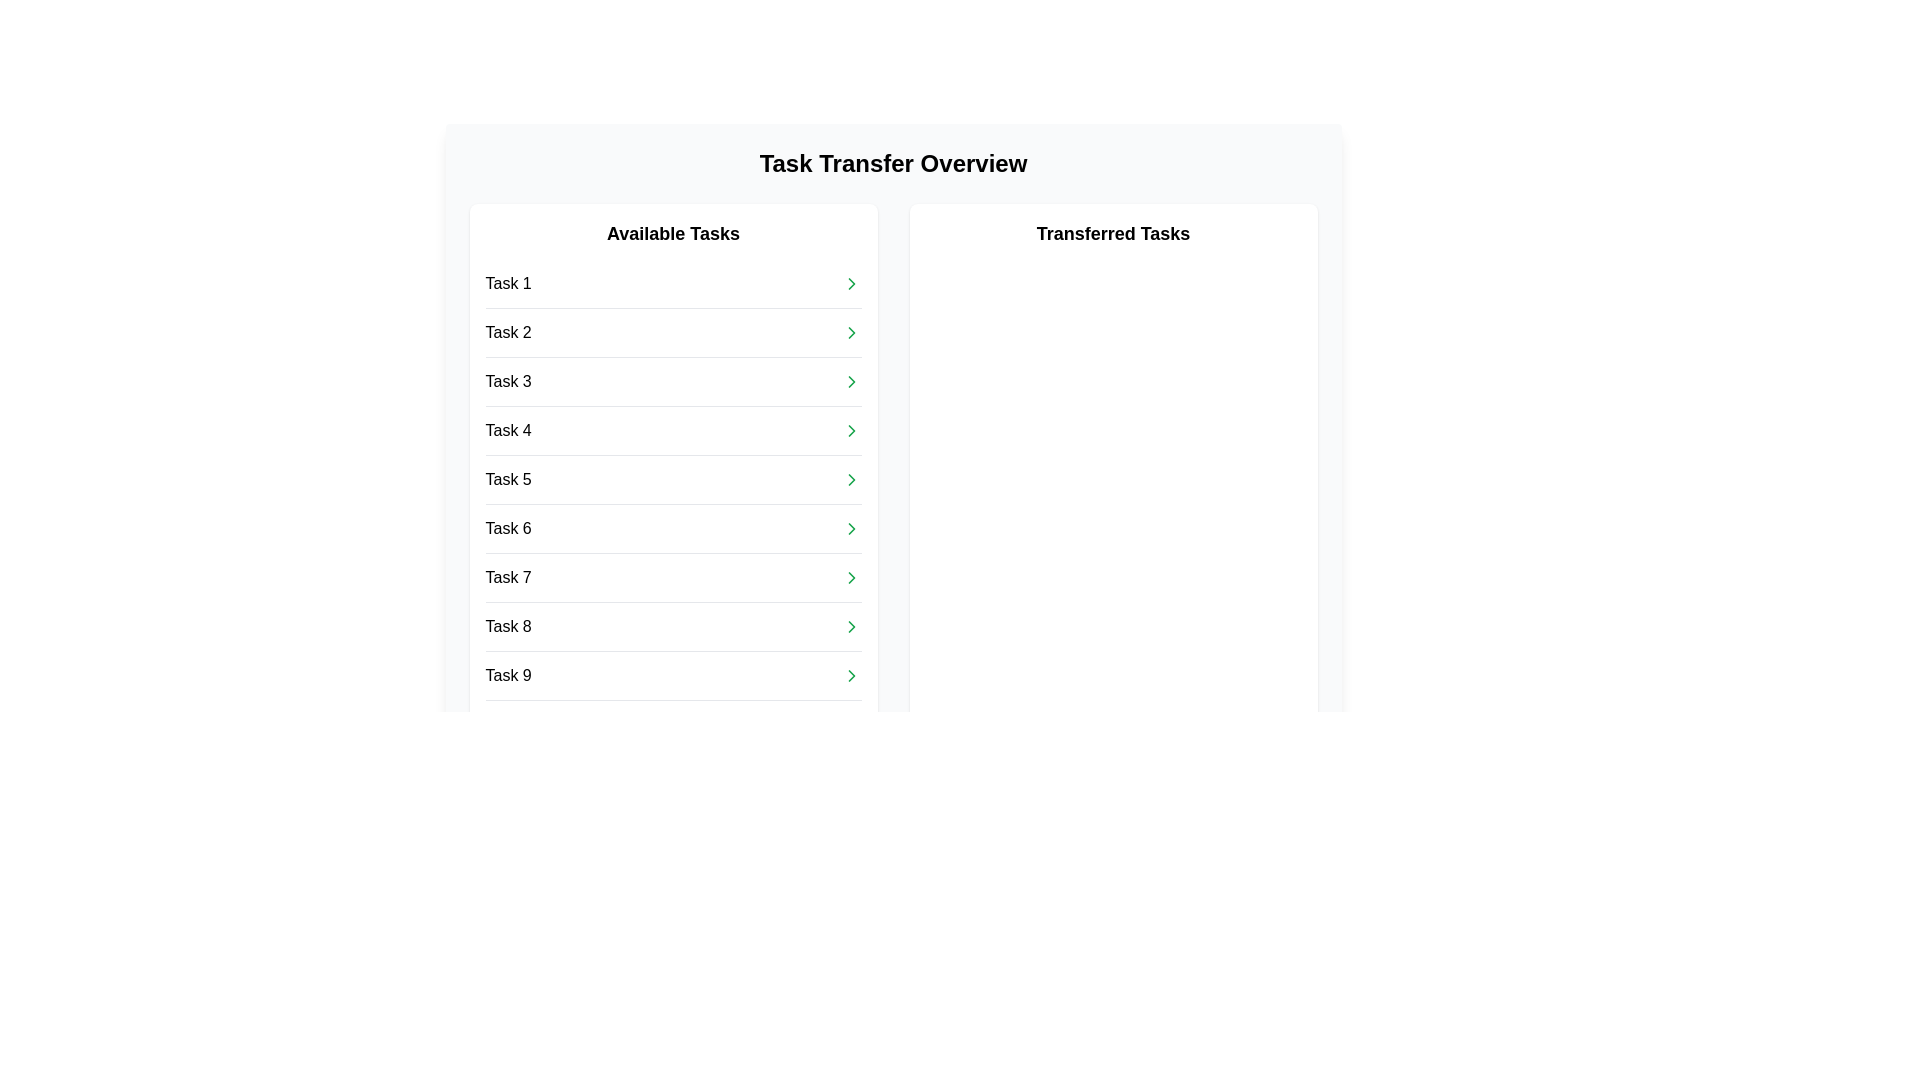 This screenshot has width=1920, height=1080. I want to click on the Icon Button located on the right side of the 'Task 5' entry in the 'Available Tasks' column, so click(851, 479).